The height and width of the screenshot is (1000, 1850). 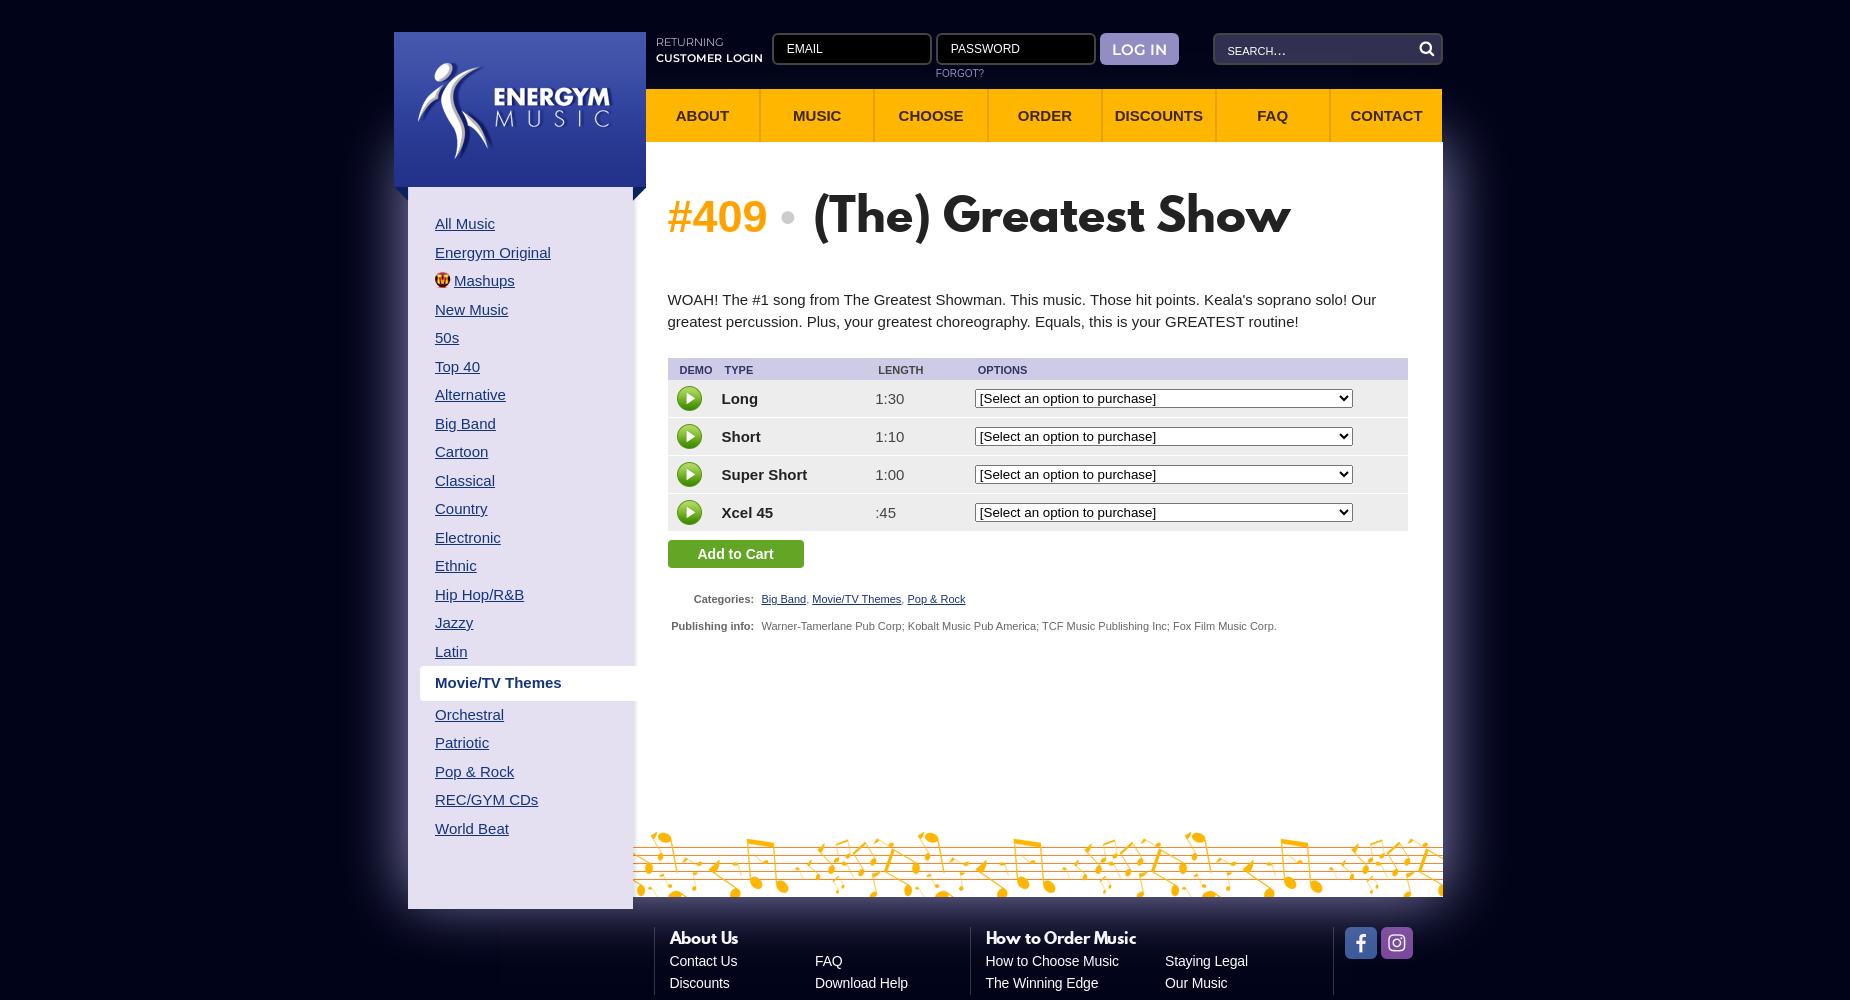 What do you see at coordinates (492, 251) in the screenshot?
I see `'Energym Original'` at bounding box center [492, 251].